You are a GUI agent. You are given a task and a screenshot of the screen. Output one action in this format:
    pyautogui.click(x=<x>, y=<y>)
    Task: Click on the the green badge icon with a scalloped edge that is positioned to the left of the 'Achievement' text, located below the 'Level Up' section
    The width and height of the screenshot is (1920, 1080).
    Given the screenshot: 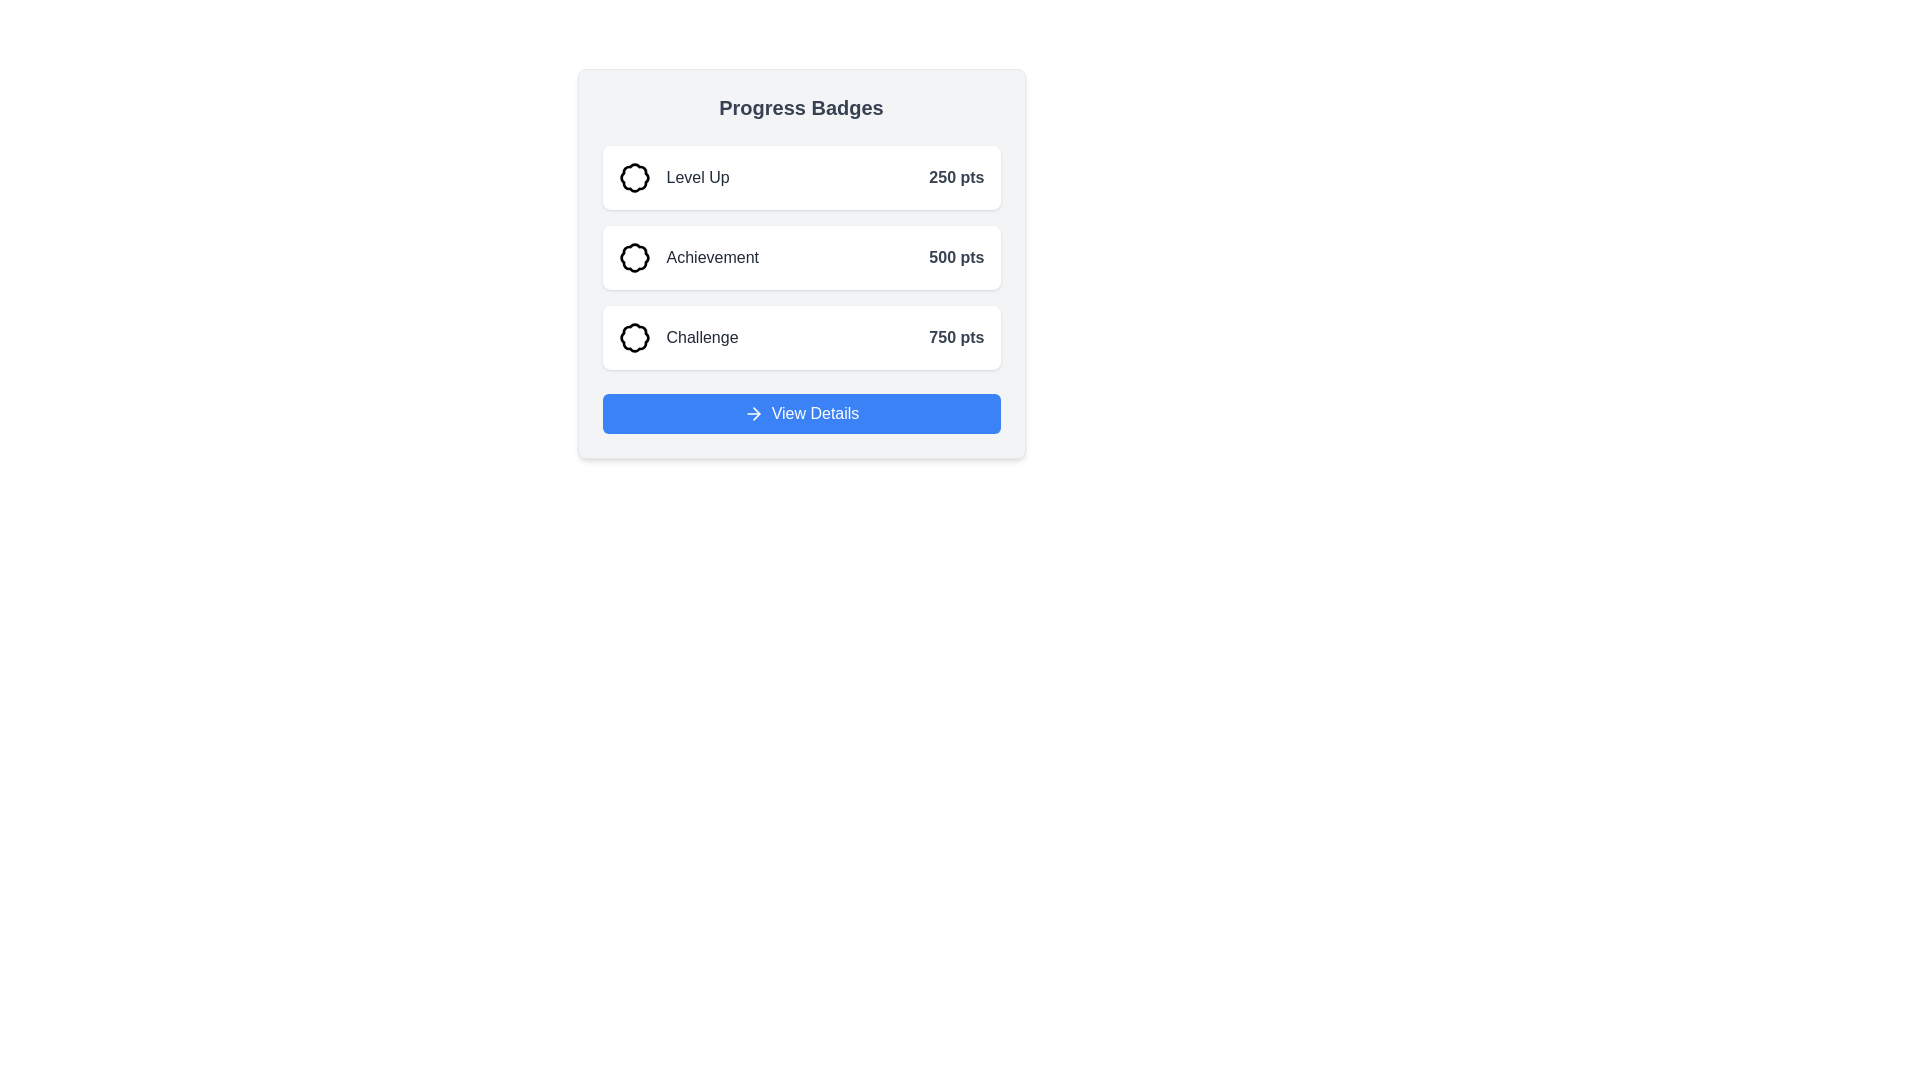 What is the action you would take?
    pyautogui.click(x=633, y=257)
    